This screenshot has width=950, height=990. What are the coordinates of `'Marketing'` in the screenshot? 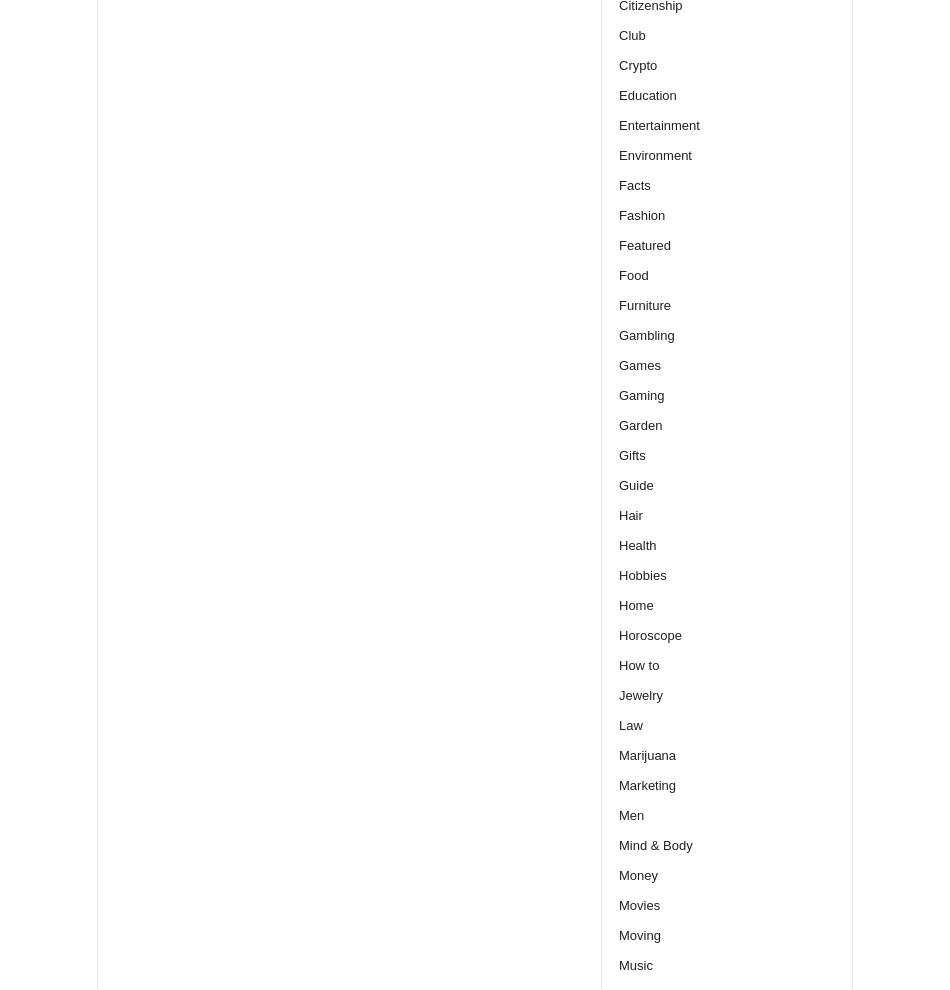 It's located at (647, 784).